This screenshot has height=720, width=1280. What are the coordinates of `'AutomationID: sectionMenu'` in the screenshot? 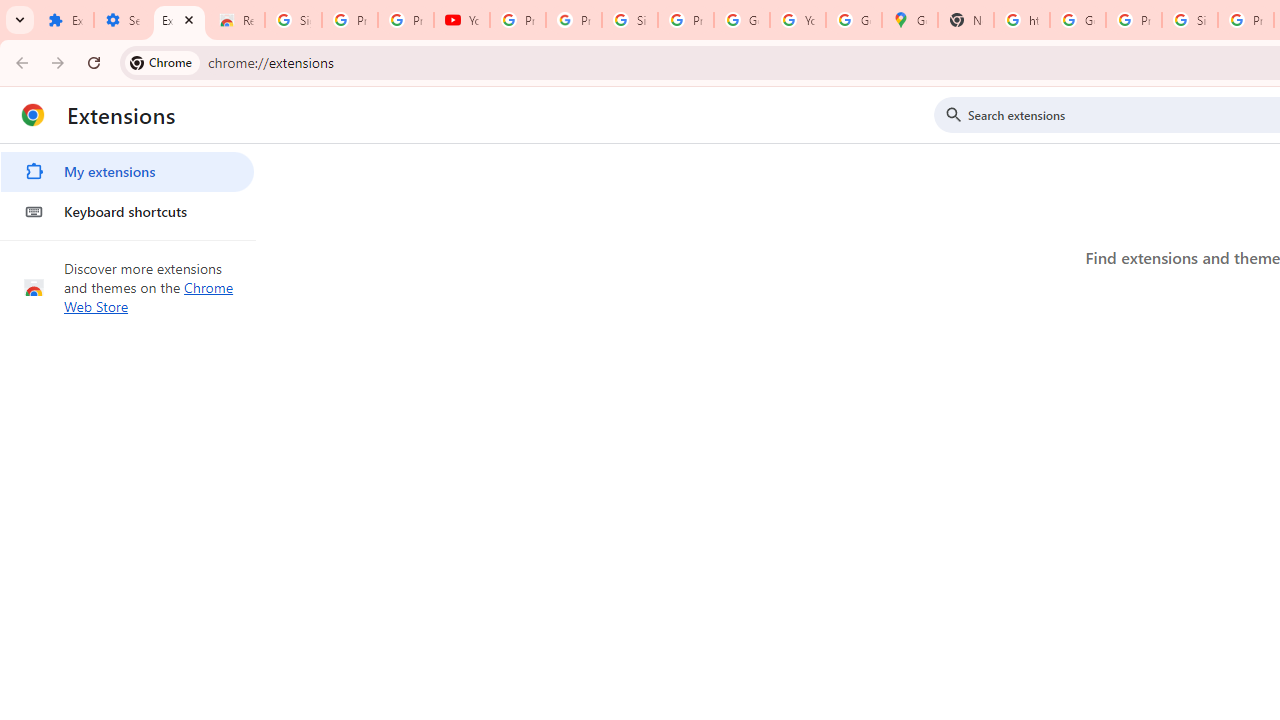 It's located at (127, 187).